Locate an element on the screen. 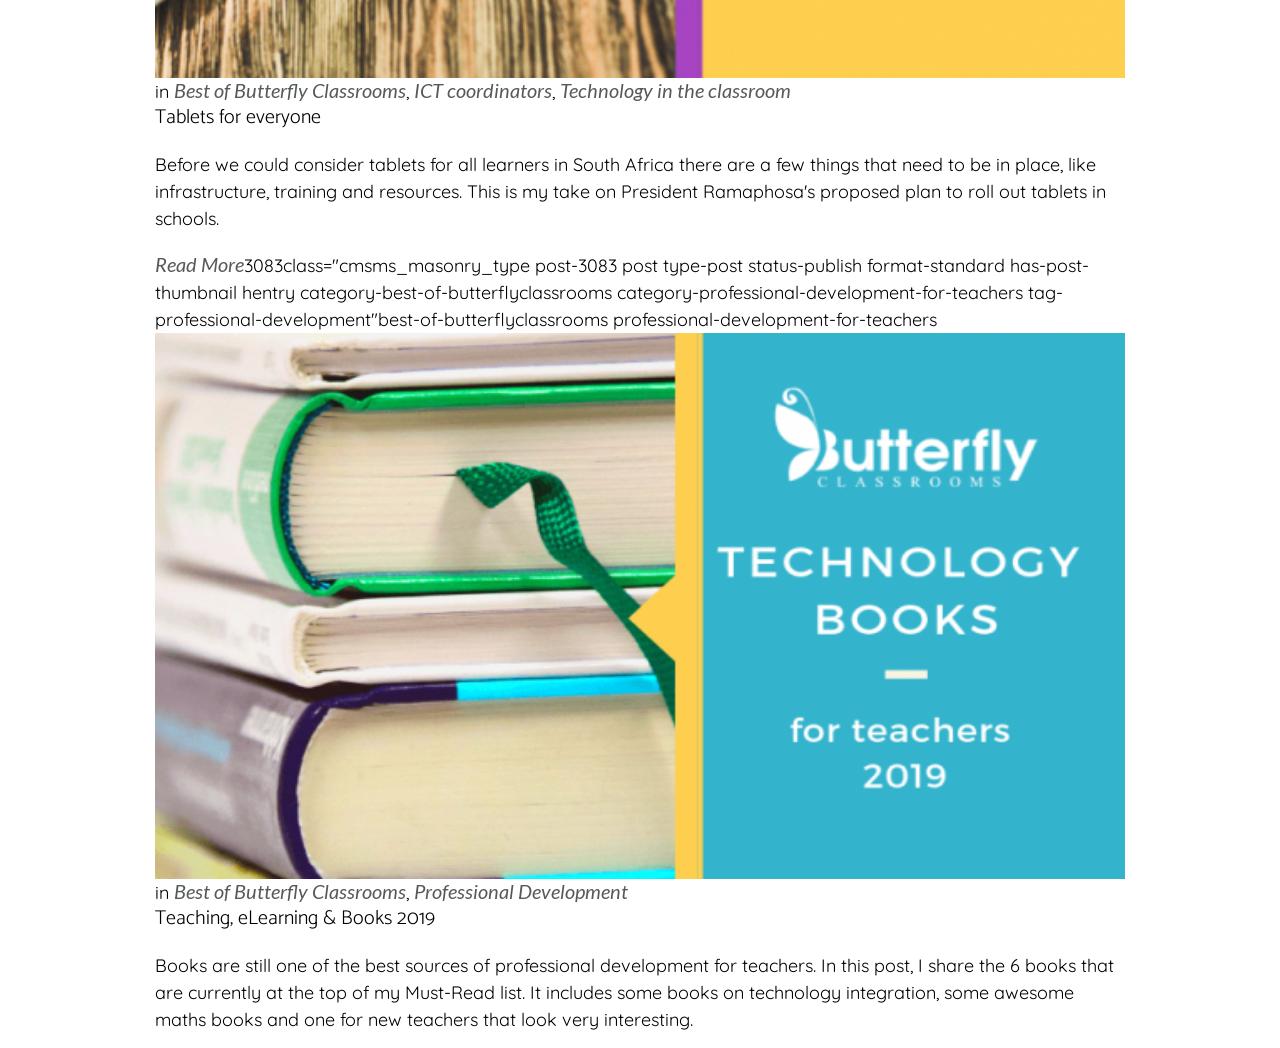 Image resolution: width=1280 pixels, height=1048 pixels. 'Books are still one of the best sources of professional development for teachers. In this post, I share the 6 books that are currently at the top of my Must-Read list. It includes some books on technology integration, some awesome maths books and one for new teachers that look very interesting.' is located at coordinates (633, 990).